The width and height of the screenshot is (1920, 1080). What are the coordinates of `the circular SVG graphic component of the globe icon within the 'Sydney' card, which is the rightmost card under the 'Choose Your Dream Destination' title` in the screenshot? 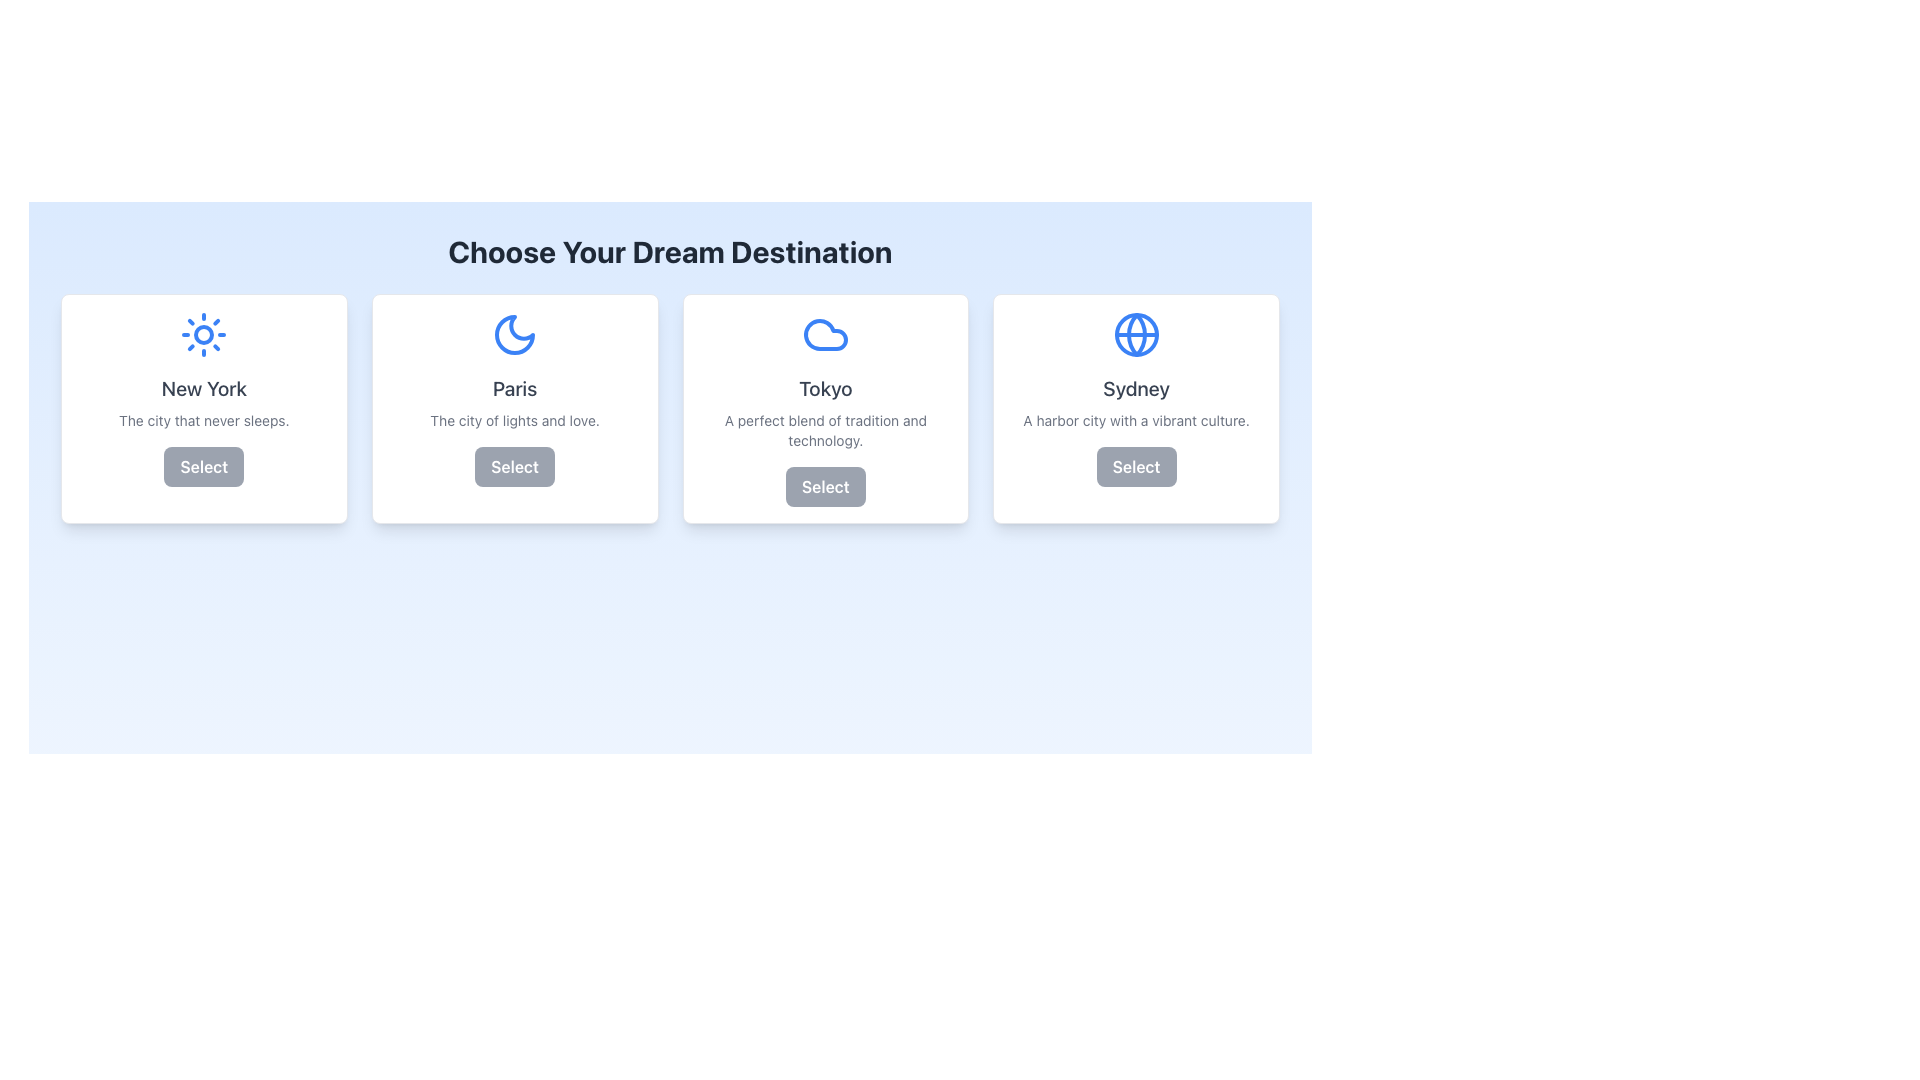 It's located at (1136, 334).